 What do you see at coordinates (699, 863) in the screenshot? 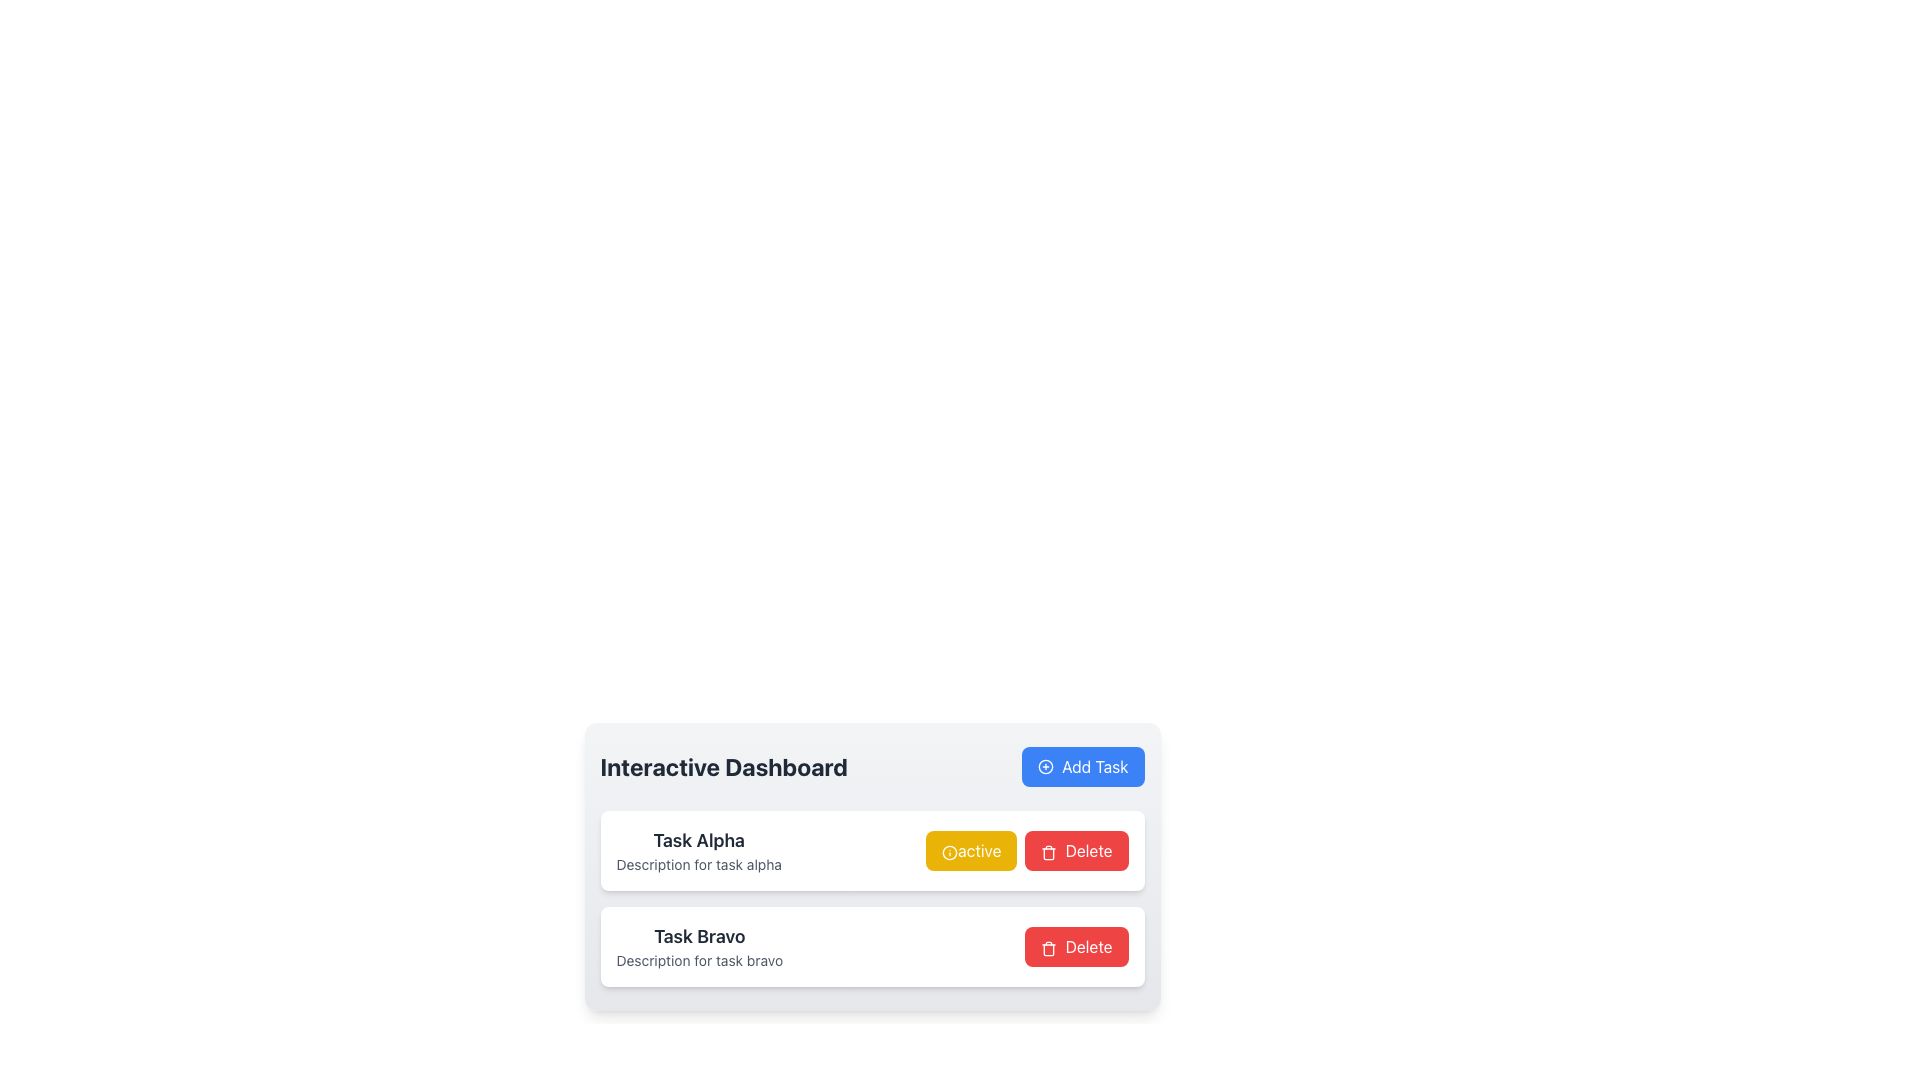
I see `static text label providing additional information about 'Task Alpha', located beneath the main task header within the task card` at bounding box center [699, 863].